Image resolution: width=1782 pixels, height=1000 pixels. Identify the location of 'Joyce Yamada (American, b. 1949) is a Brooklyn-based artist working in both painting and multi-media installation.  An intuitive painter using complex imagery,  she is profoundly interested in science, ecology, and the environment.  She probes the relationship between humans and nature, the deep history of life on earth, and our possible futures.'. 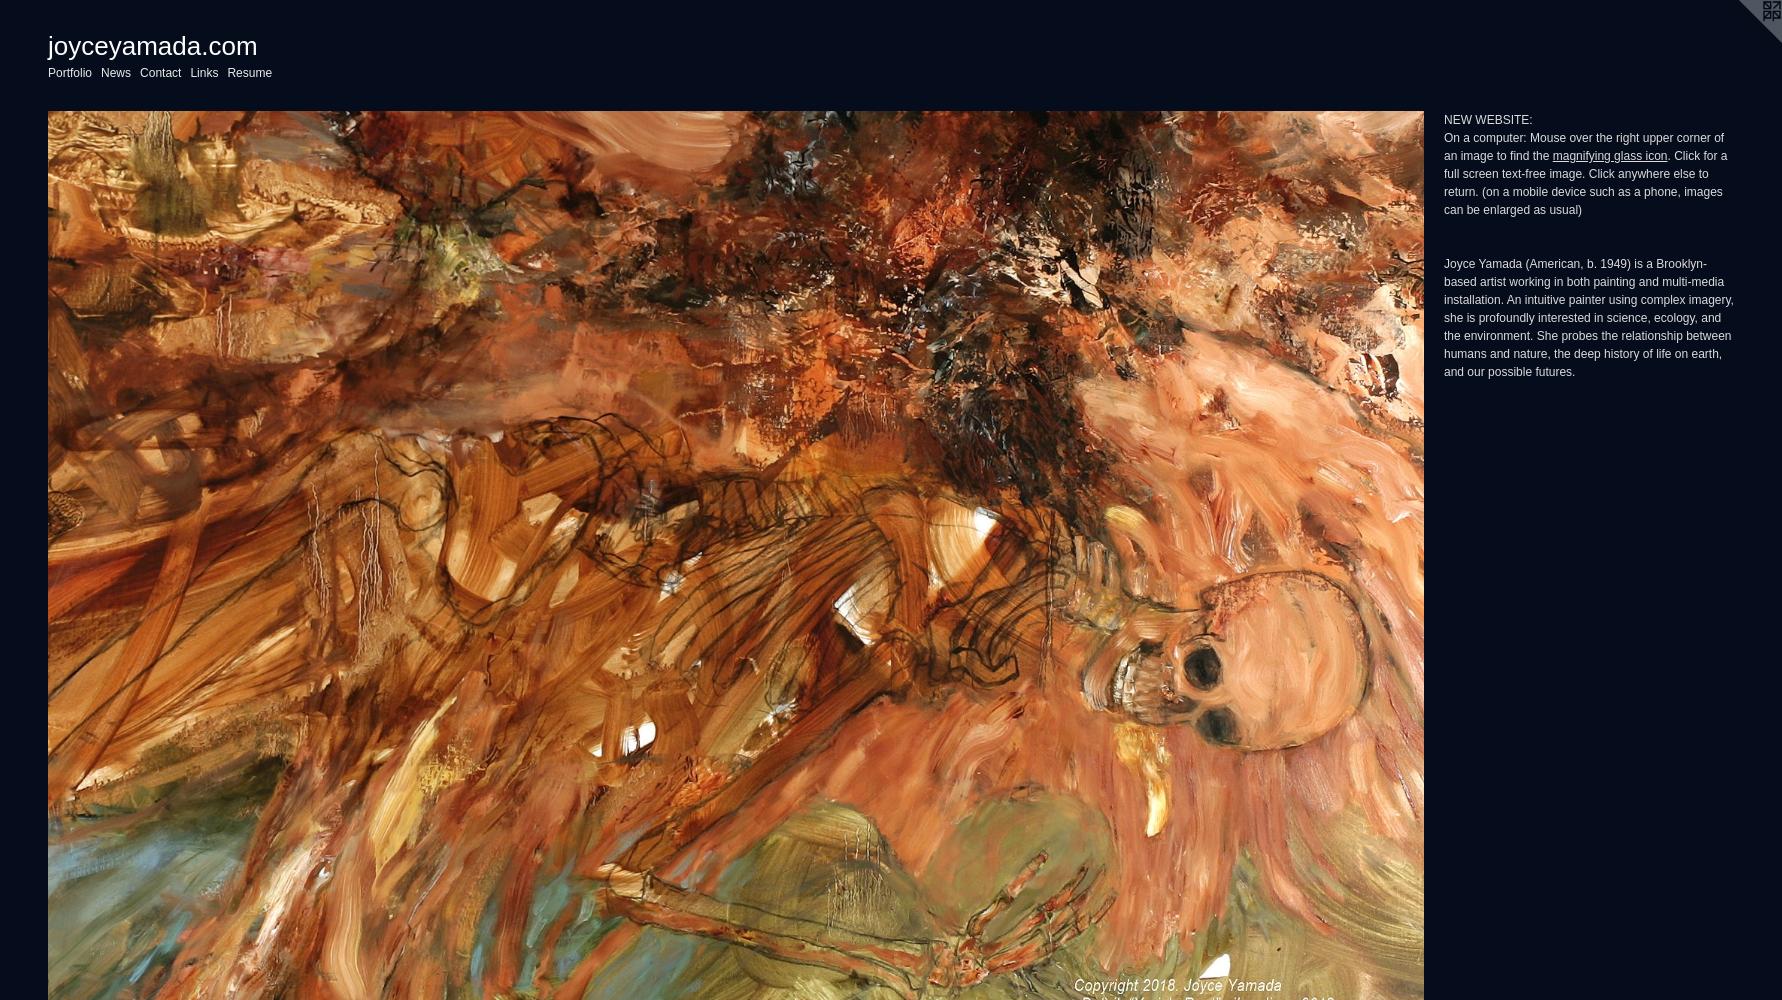
(1587, 317).